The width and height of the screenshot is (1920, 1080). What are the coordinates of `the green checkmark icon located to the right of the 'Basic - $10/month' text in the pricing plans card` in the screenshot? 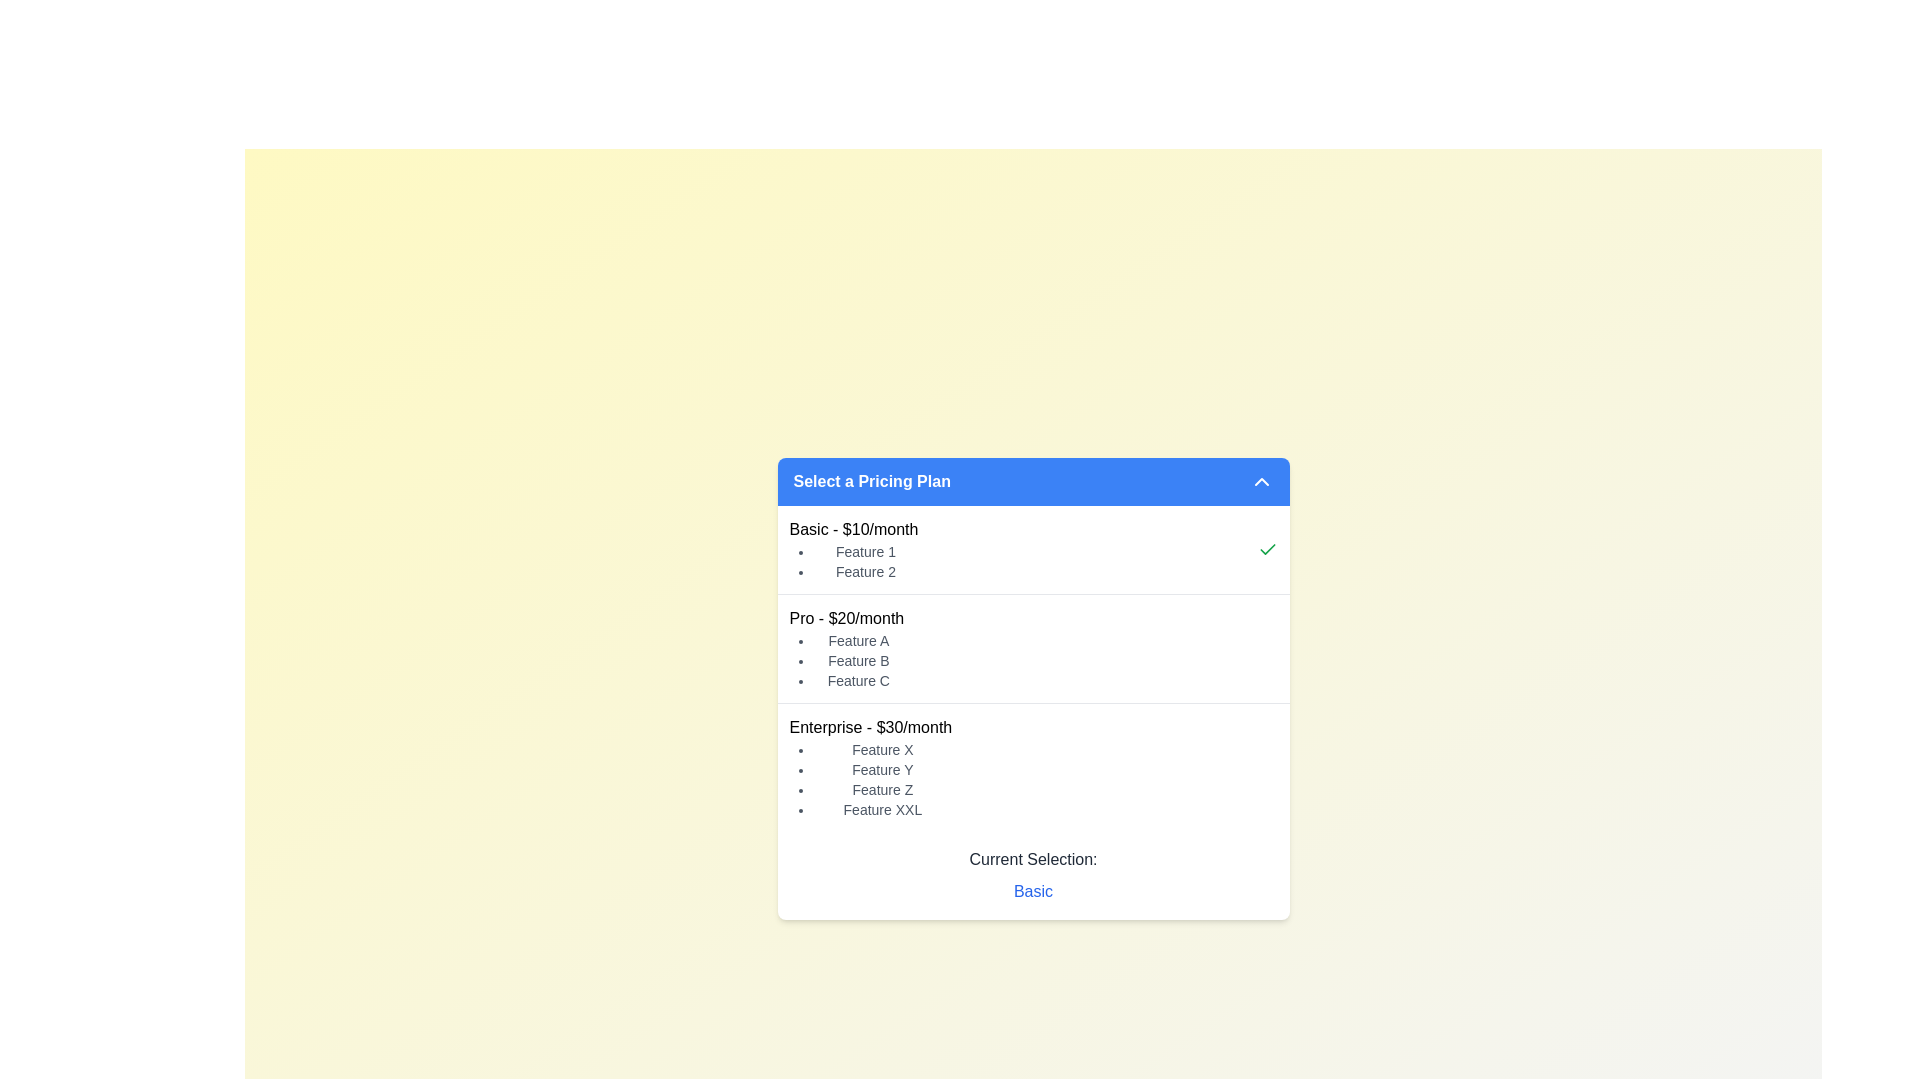 It's located at (1266, 549).